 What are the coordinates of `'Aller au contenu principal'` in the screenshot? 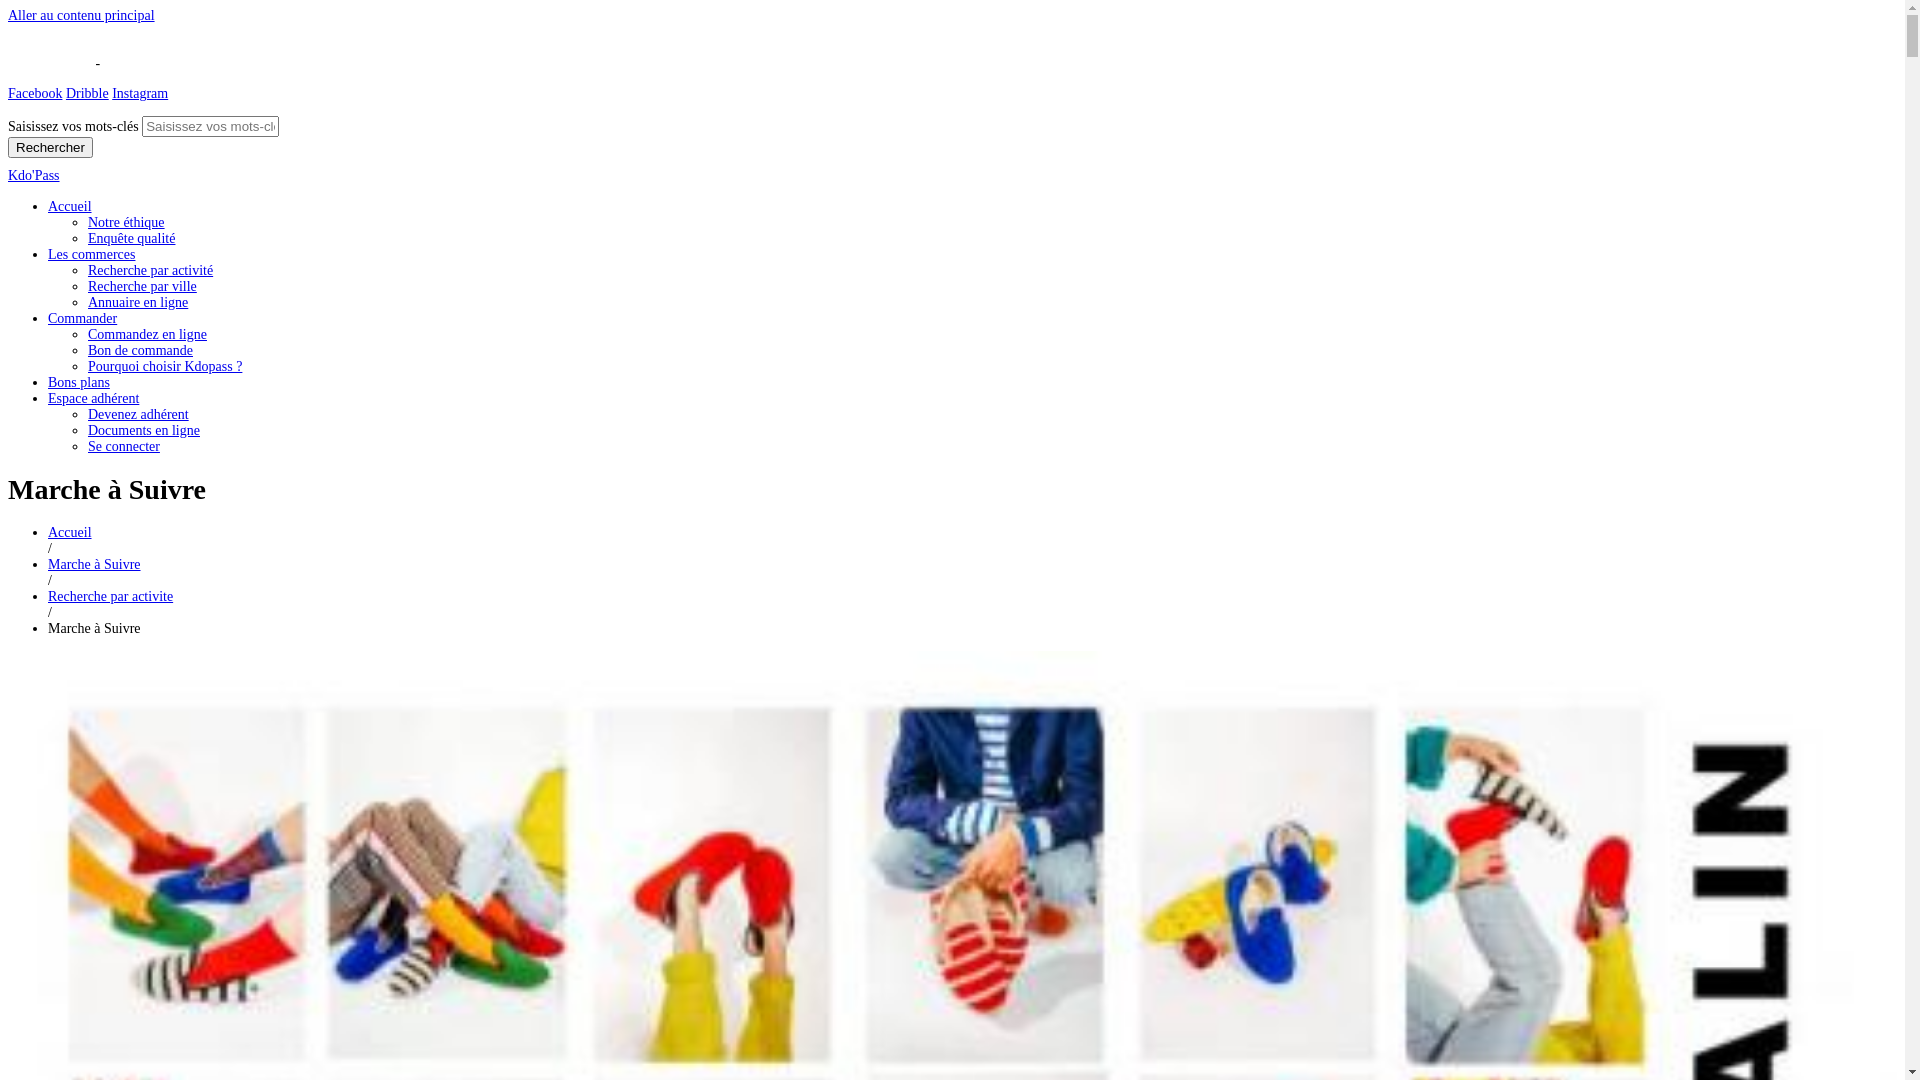 It's located at (8, 15).